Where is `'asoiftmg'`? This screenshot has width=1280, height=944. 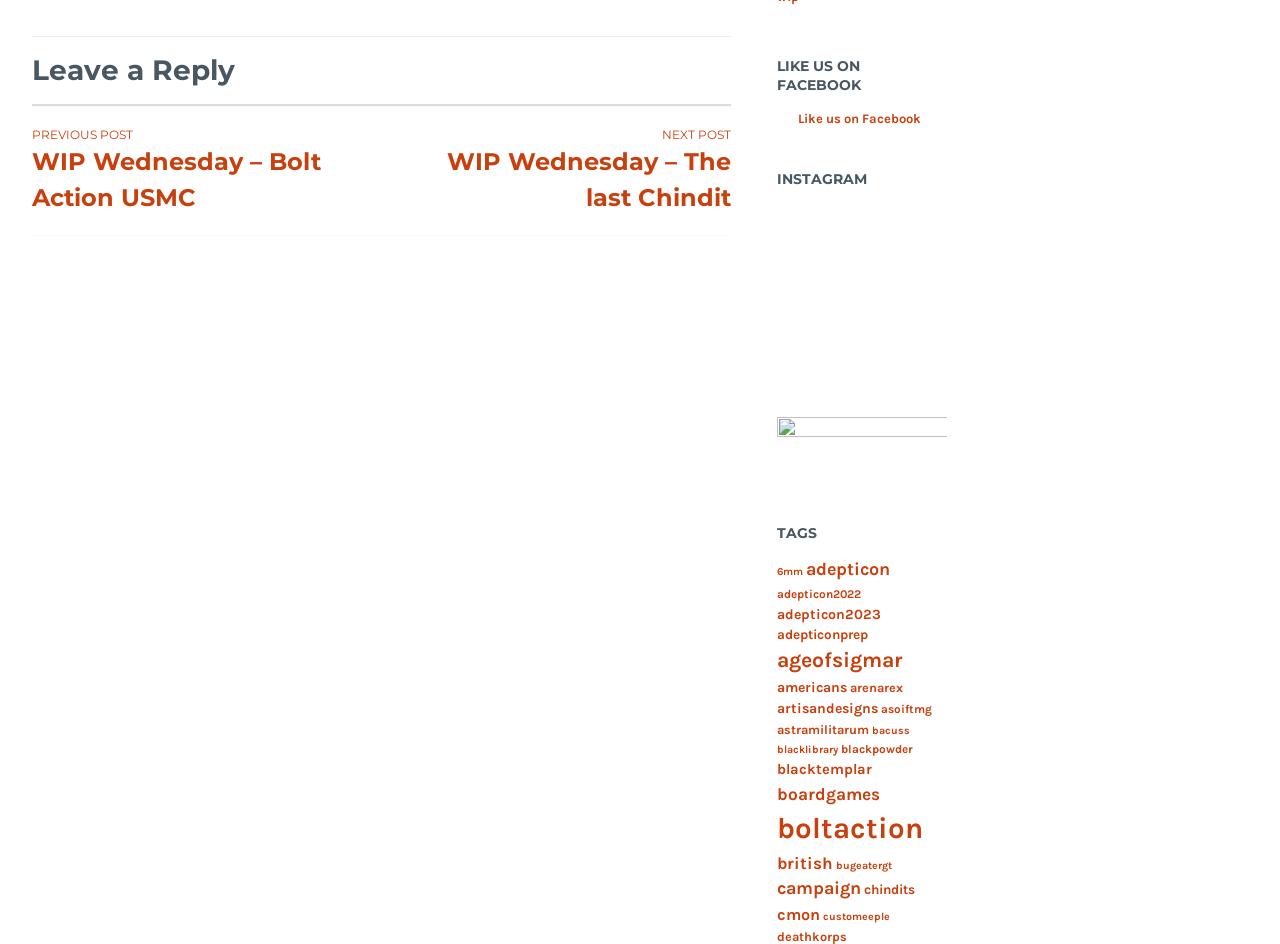
'asoiftmg' is located at coordinates (880, 709).